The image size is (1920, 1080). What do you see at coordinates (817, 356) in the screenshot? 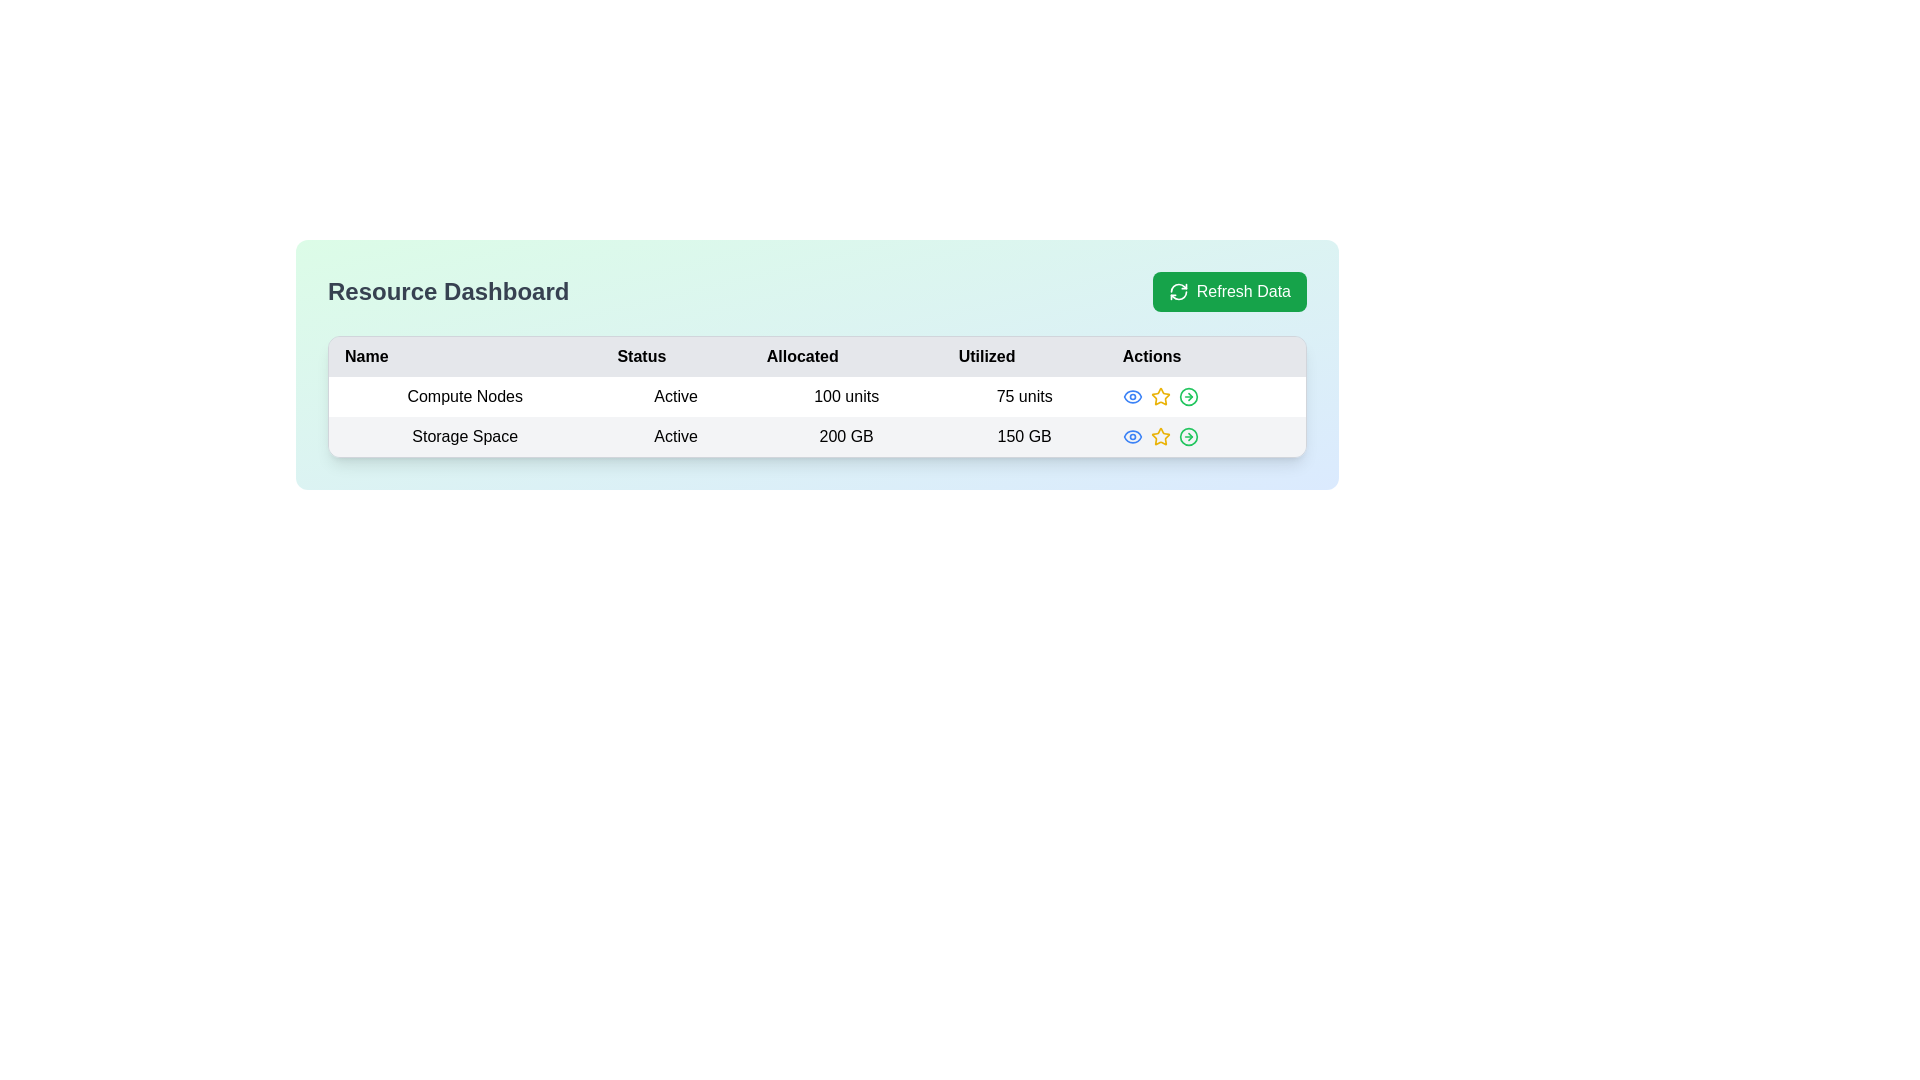
I see `the table header row which contains the labels 'Name', 'Status', 'Allocated', 'Utilized', and 'Actions' located below the 'Resource Dashboard'` at bounding box center [817, 356].